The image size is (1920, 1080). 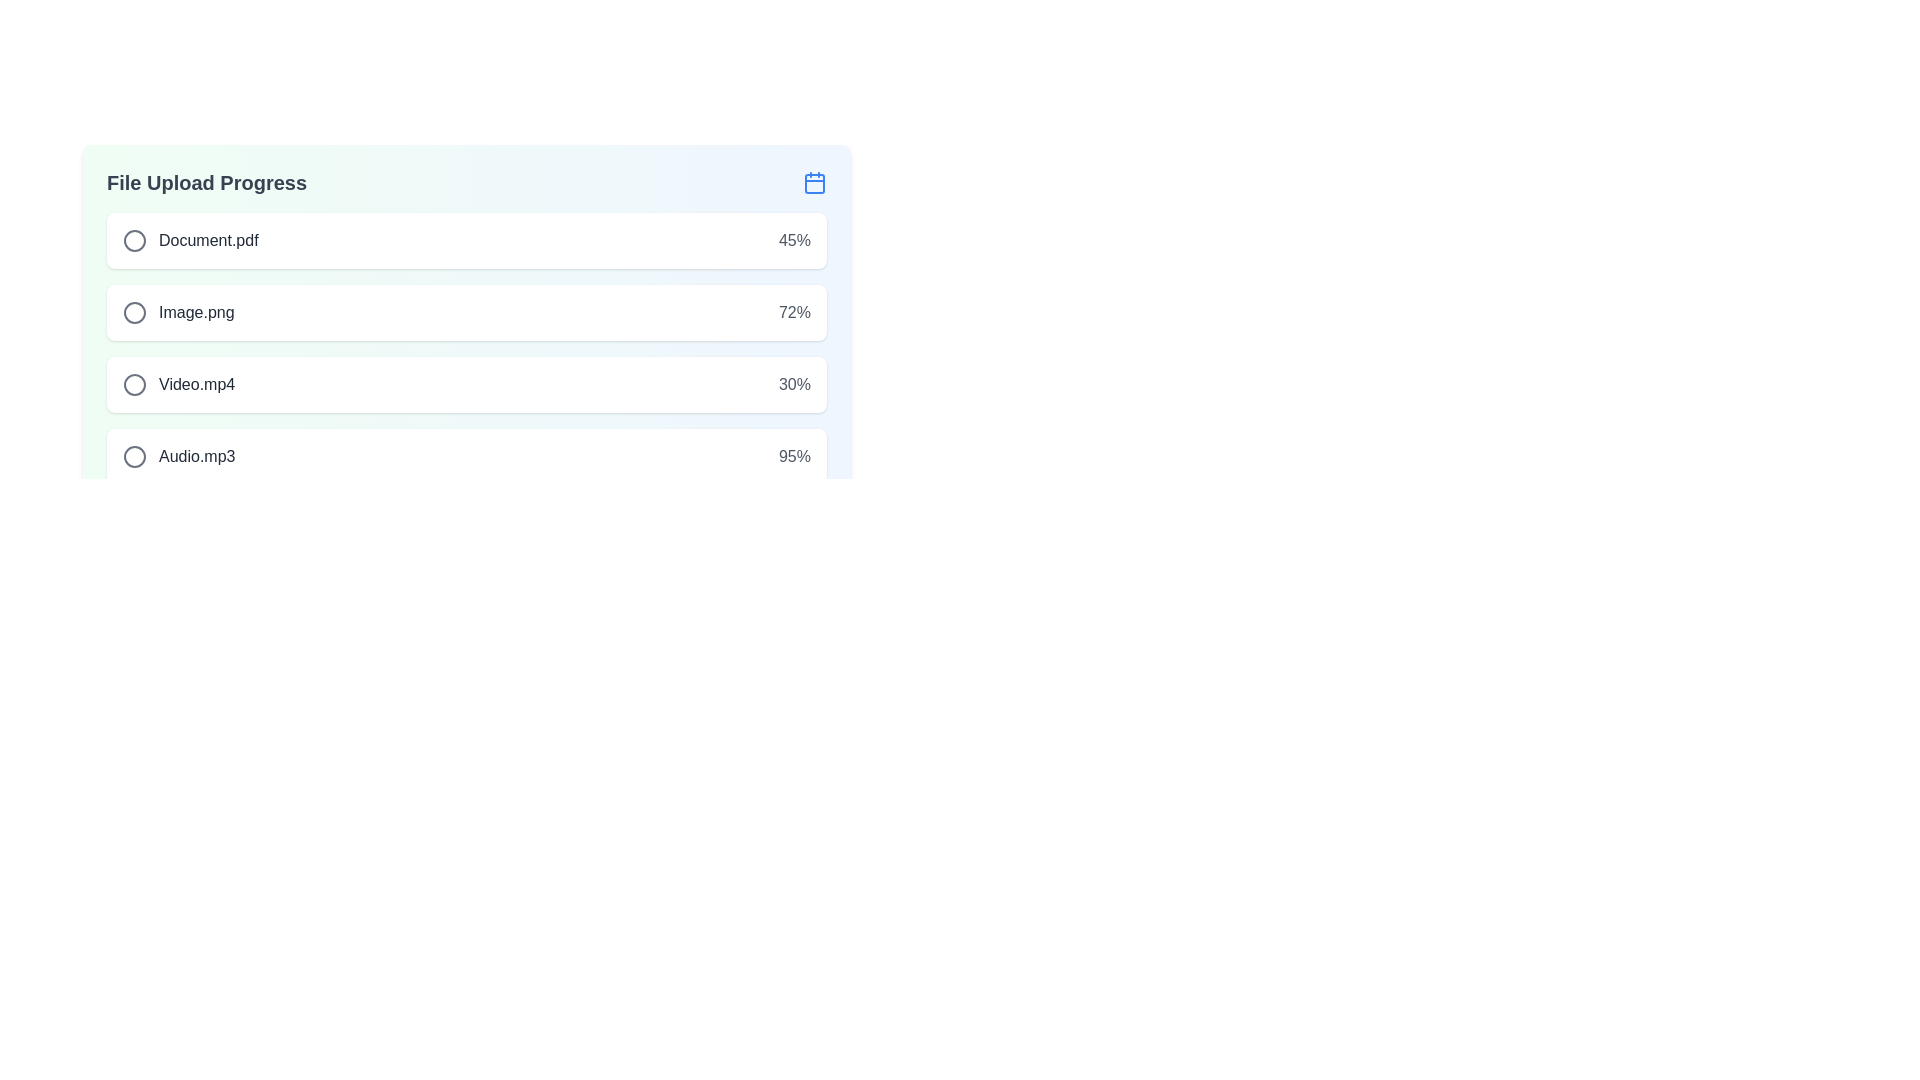 What do you see at coordinates (178, 312) in the screenshot?
I see `the second list item labeled 'Image.png'` at bounding box center [178, 312].